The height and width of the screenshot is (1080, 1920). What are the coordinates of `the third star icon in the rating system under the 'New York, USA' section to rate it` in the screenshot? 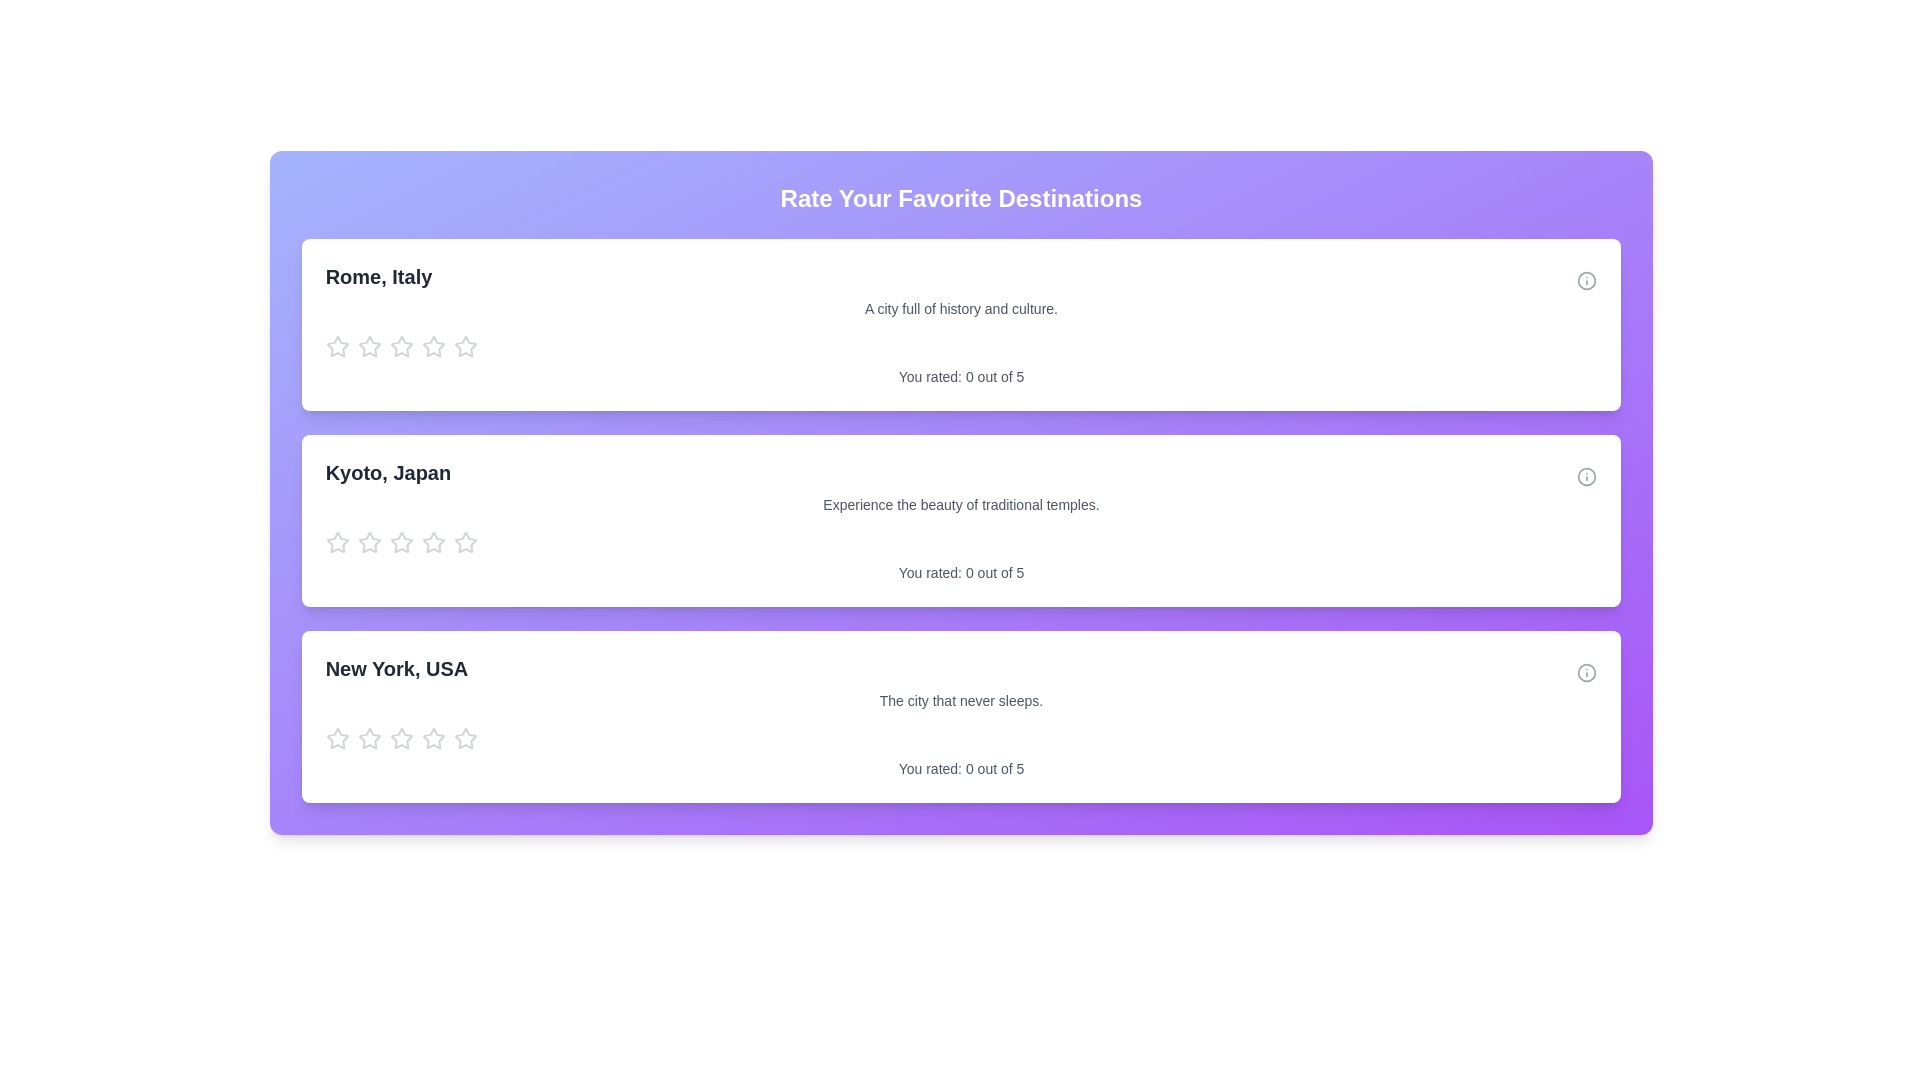 It's located at (432, 738).